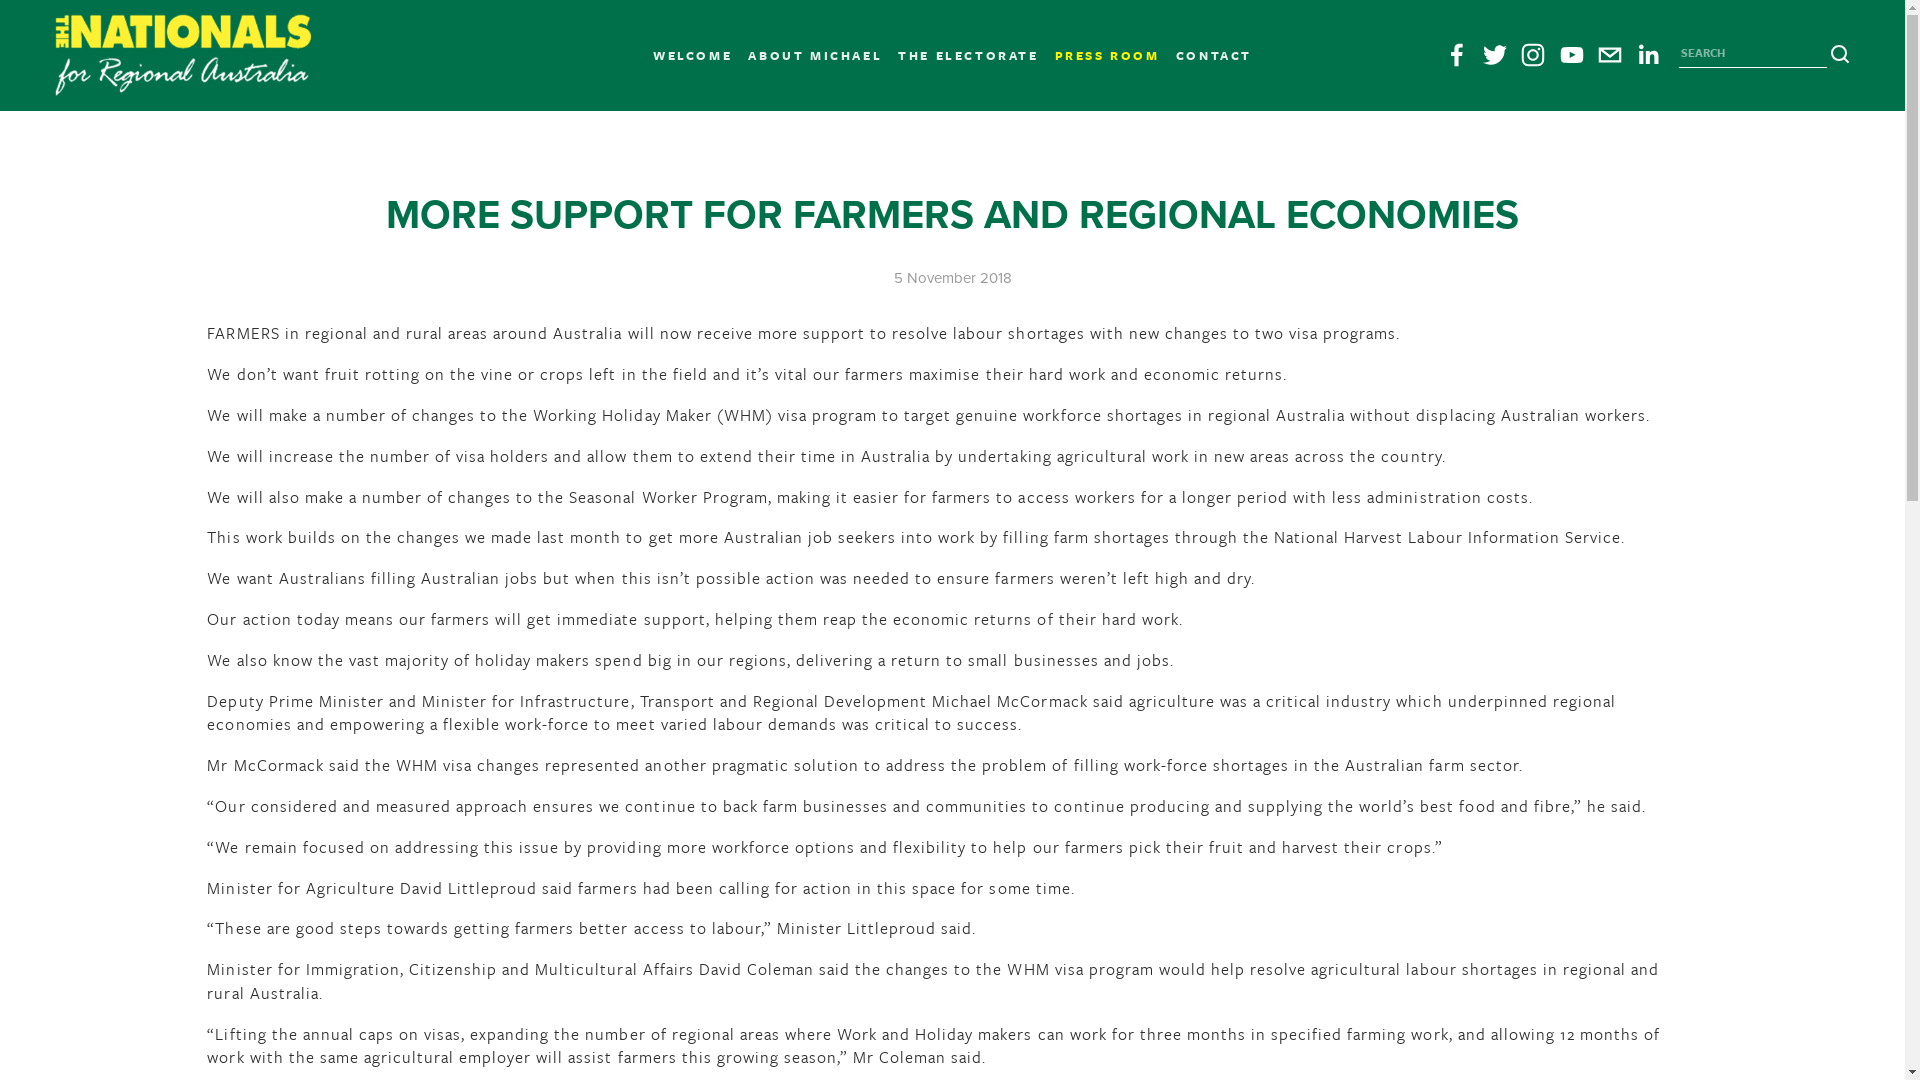 The width and height of the screenshot is (1920, 1080). What do you see at coordinates (1213, 53) in the screenshot?
I see `'CONTACT'` at bounding box center [1213, 53].